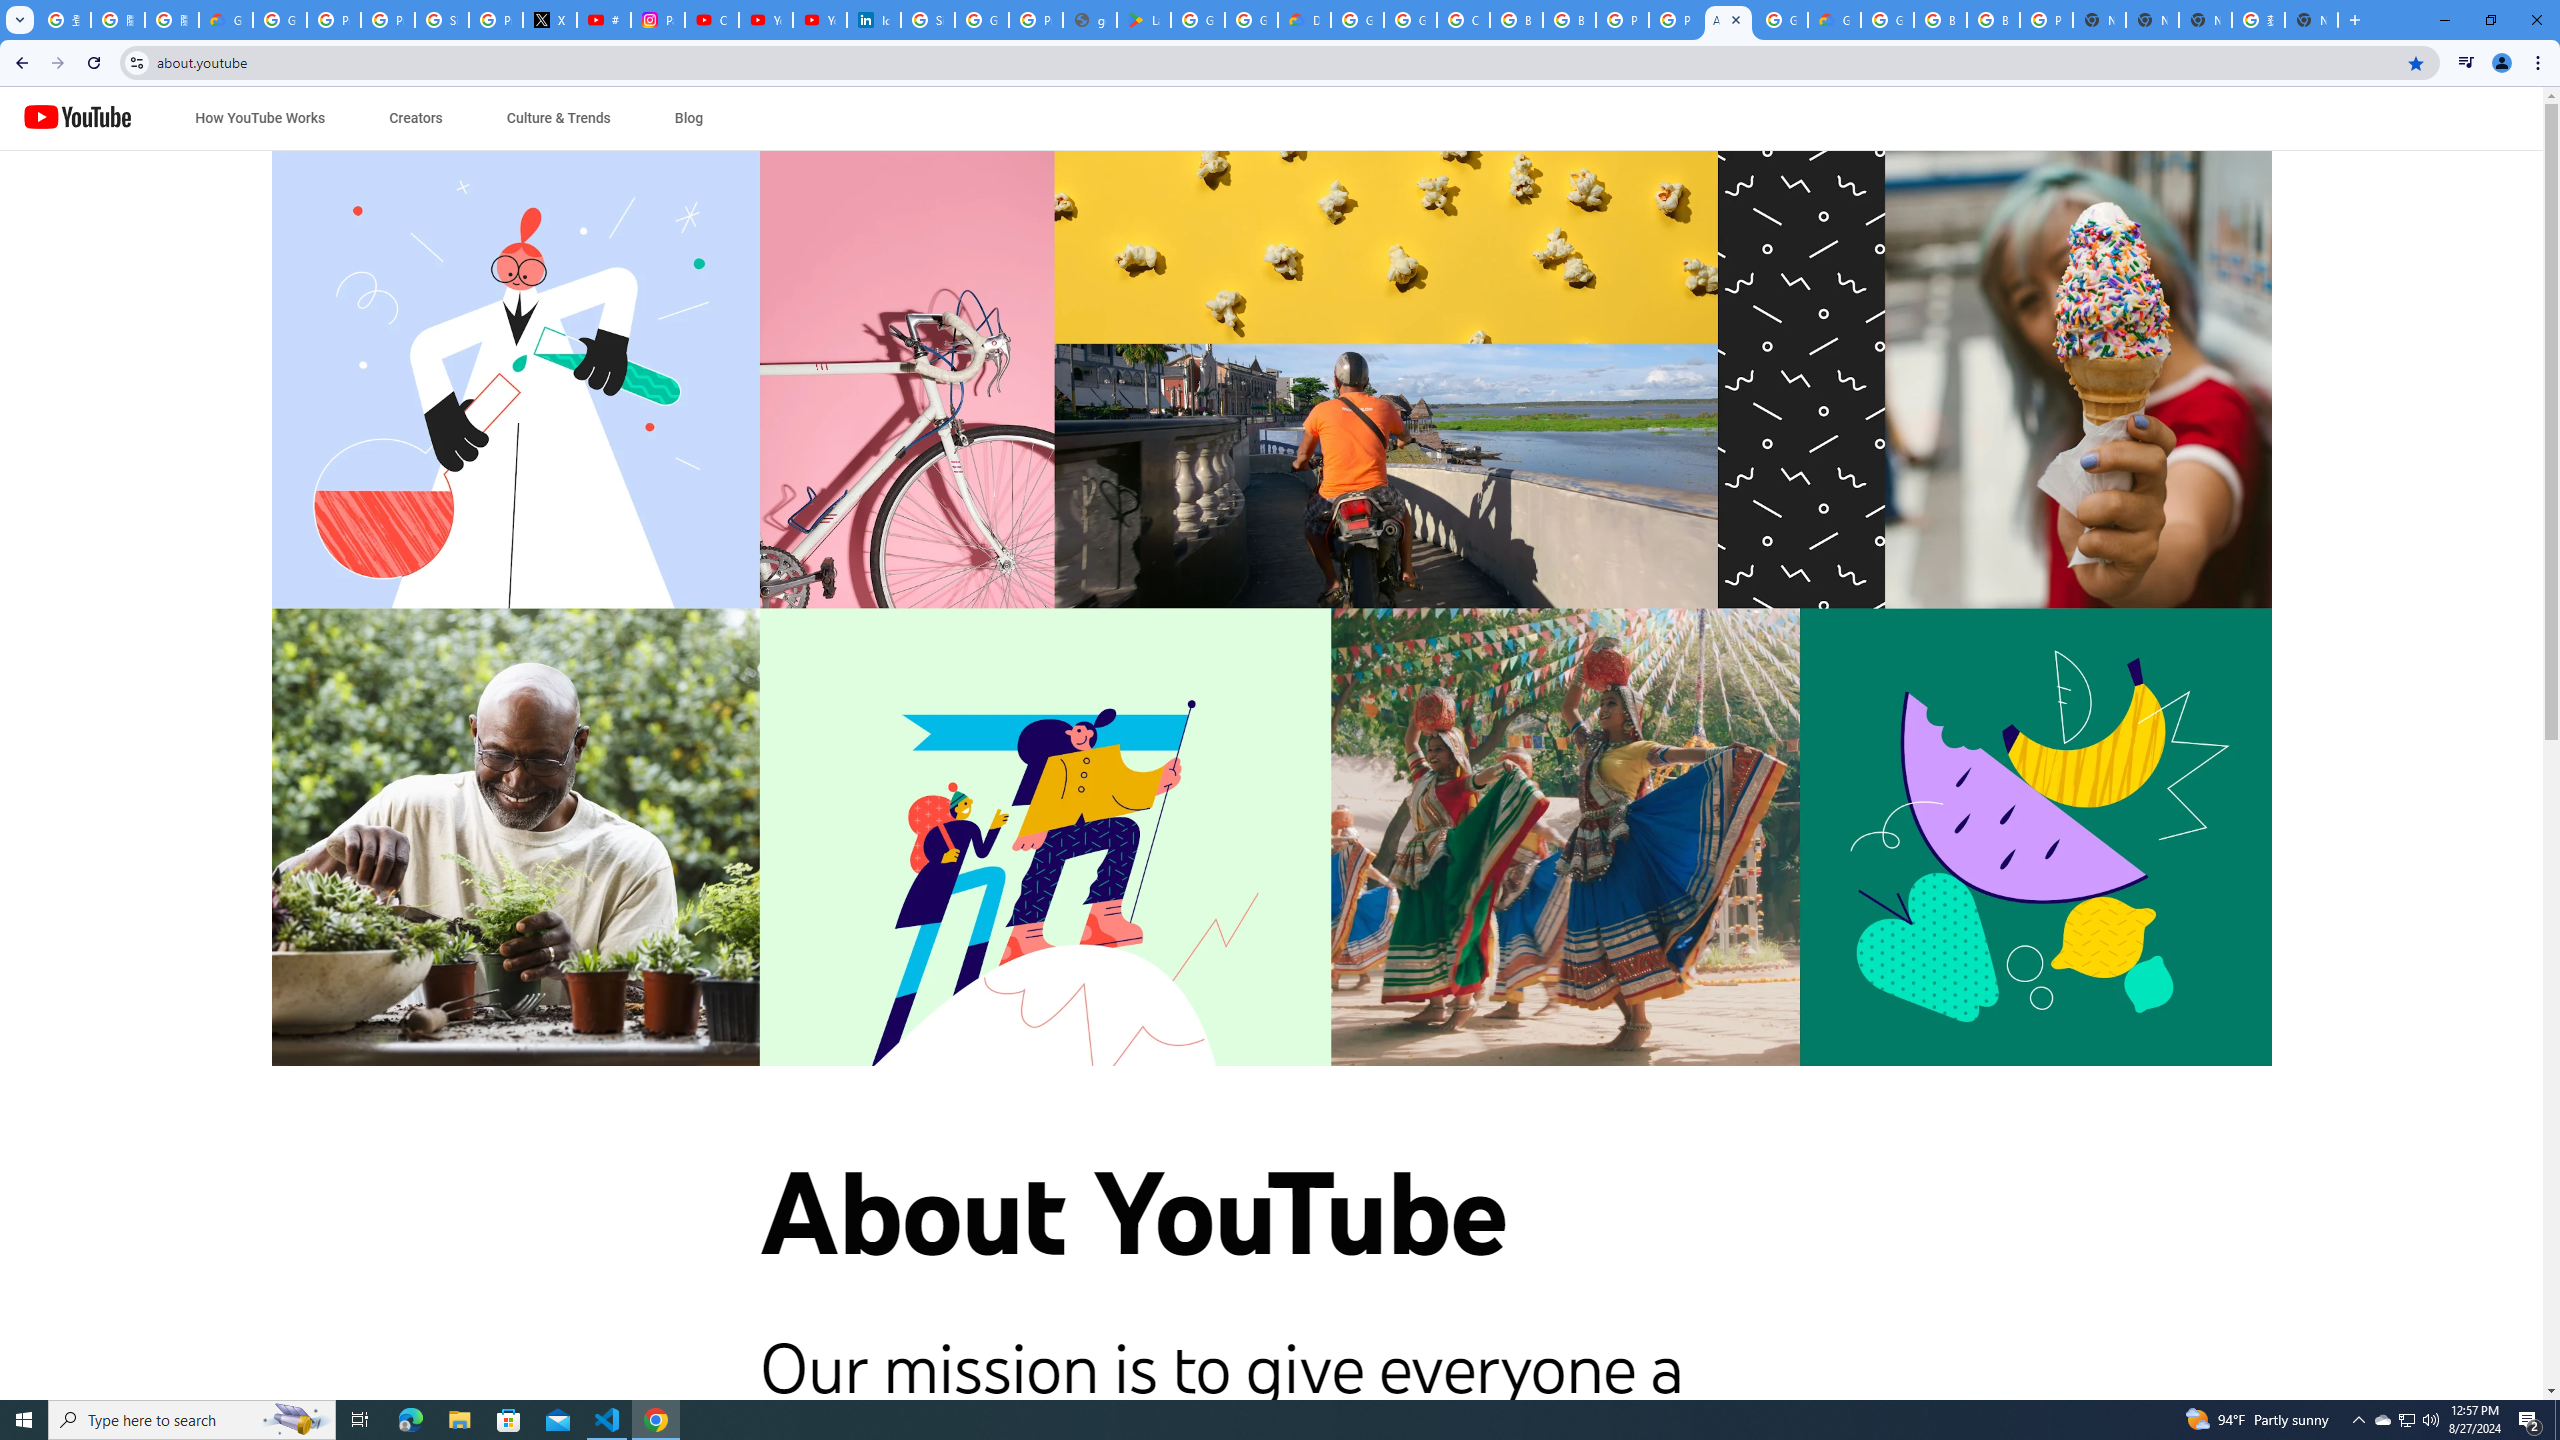 Image resolution: width=2560 pixels, height=1440 pixels. What do you see at coordinates (186, 118) in the screenshot?
I see `'Jump to content'` at bounding box center [186, 118].